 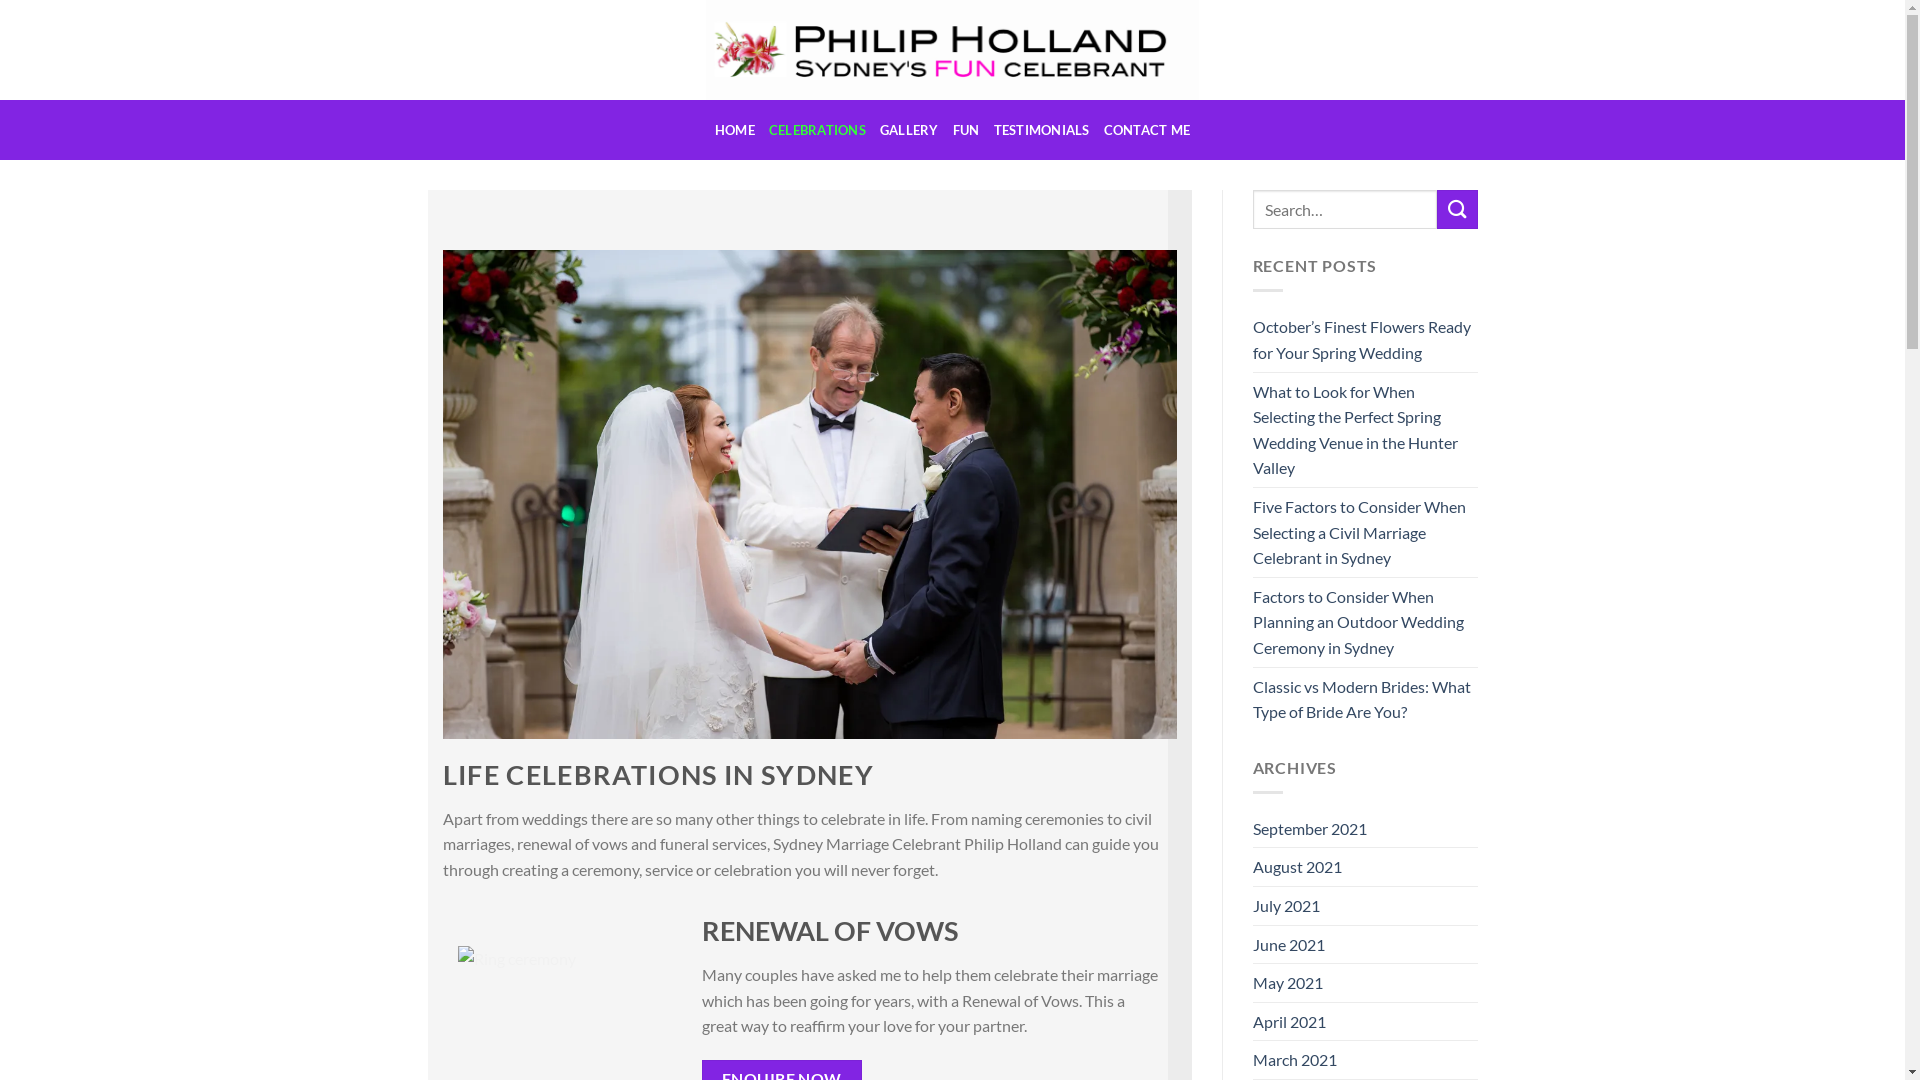 What do you see at coordinates (1286, 982) in the screenshot?
I see `'May 2021'` at bounding box center [1286, 982].